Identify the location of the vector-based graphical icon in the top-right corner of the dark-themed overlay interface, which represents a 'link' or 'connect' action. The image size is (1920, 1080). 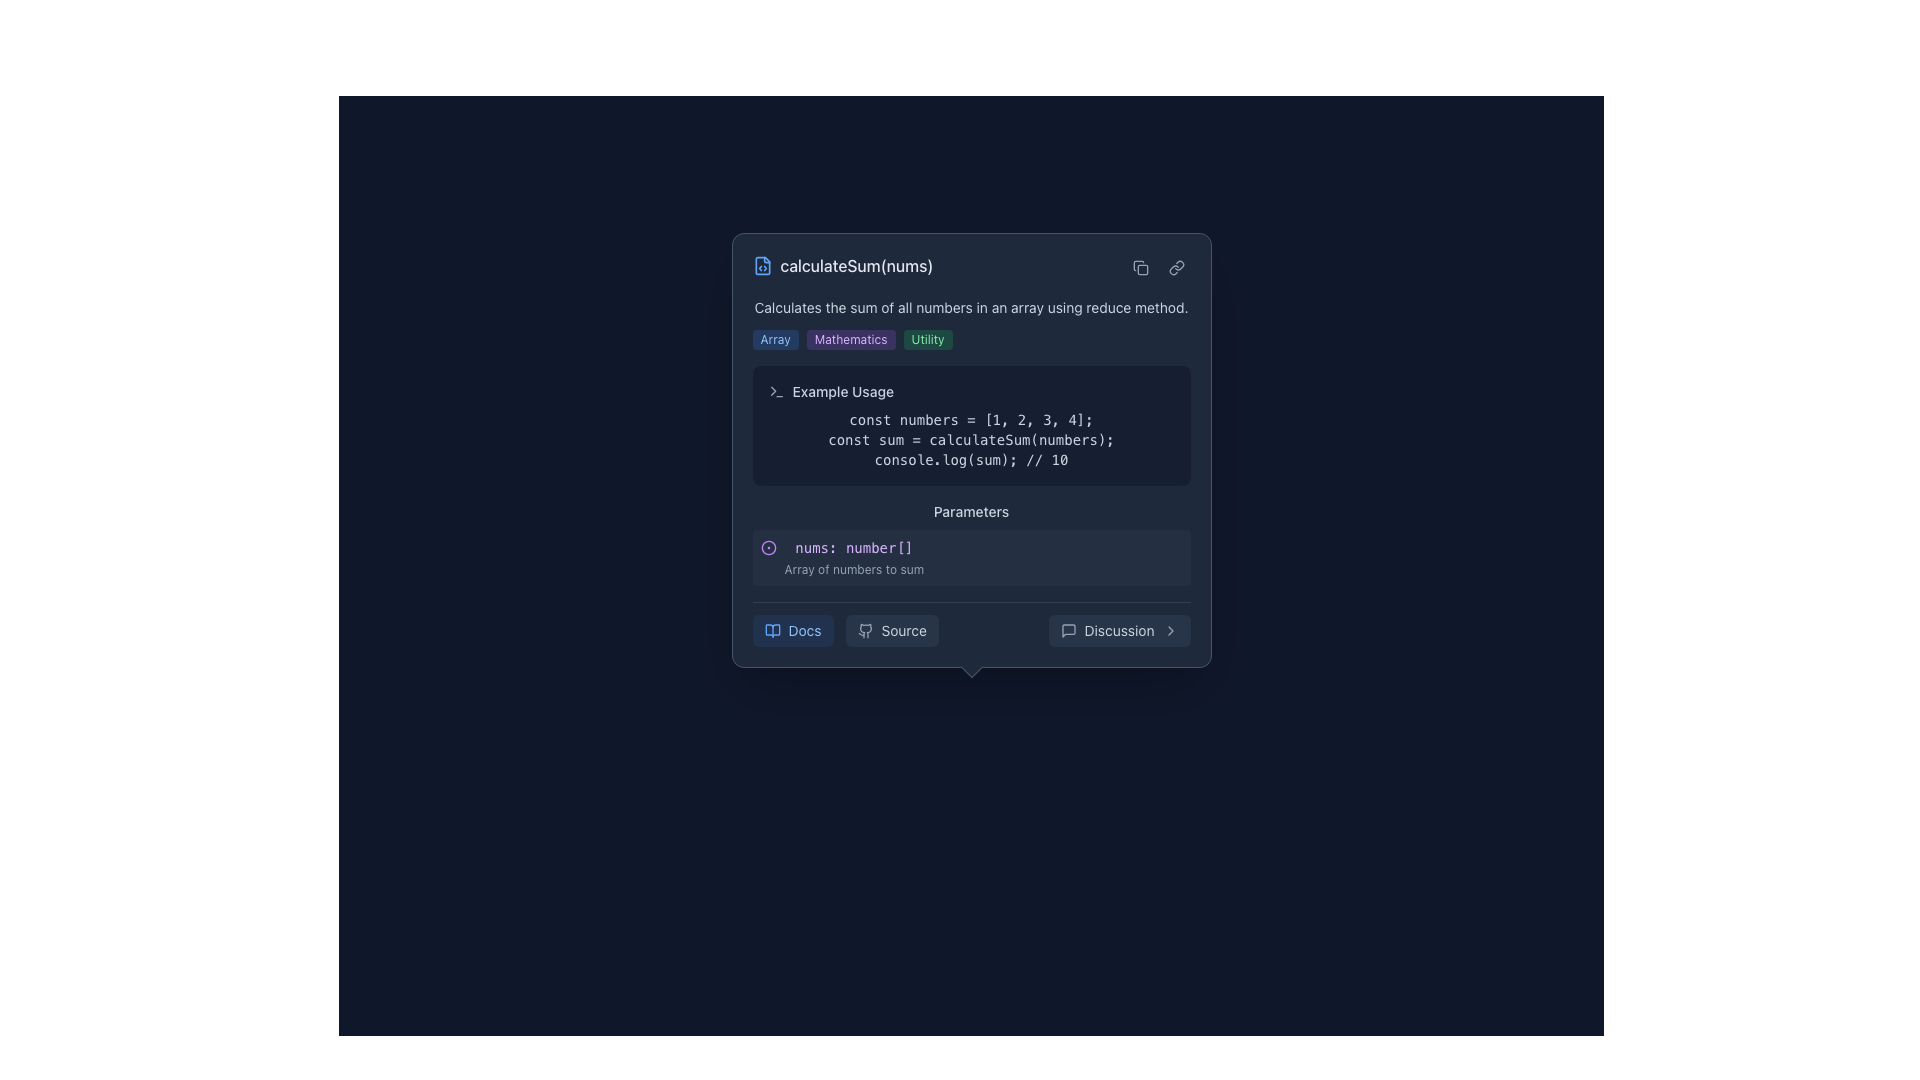
(1176, 266).